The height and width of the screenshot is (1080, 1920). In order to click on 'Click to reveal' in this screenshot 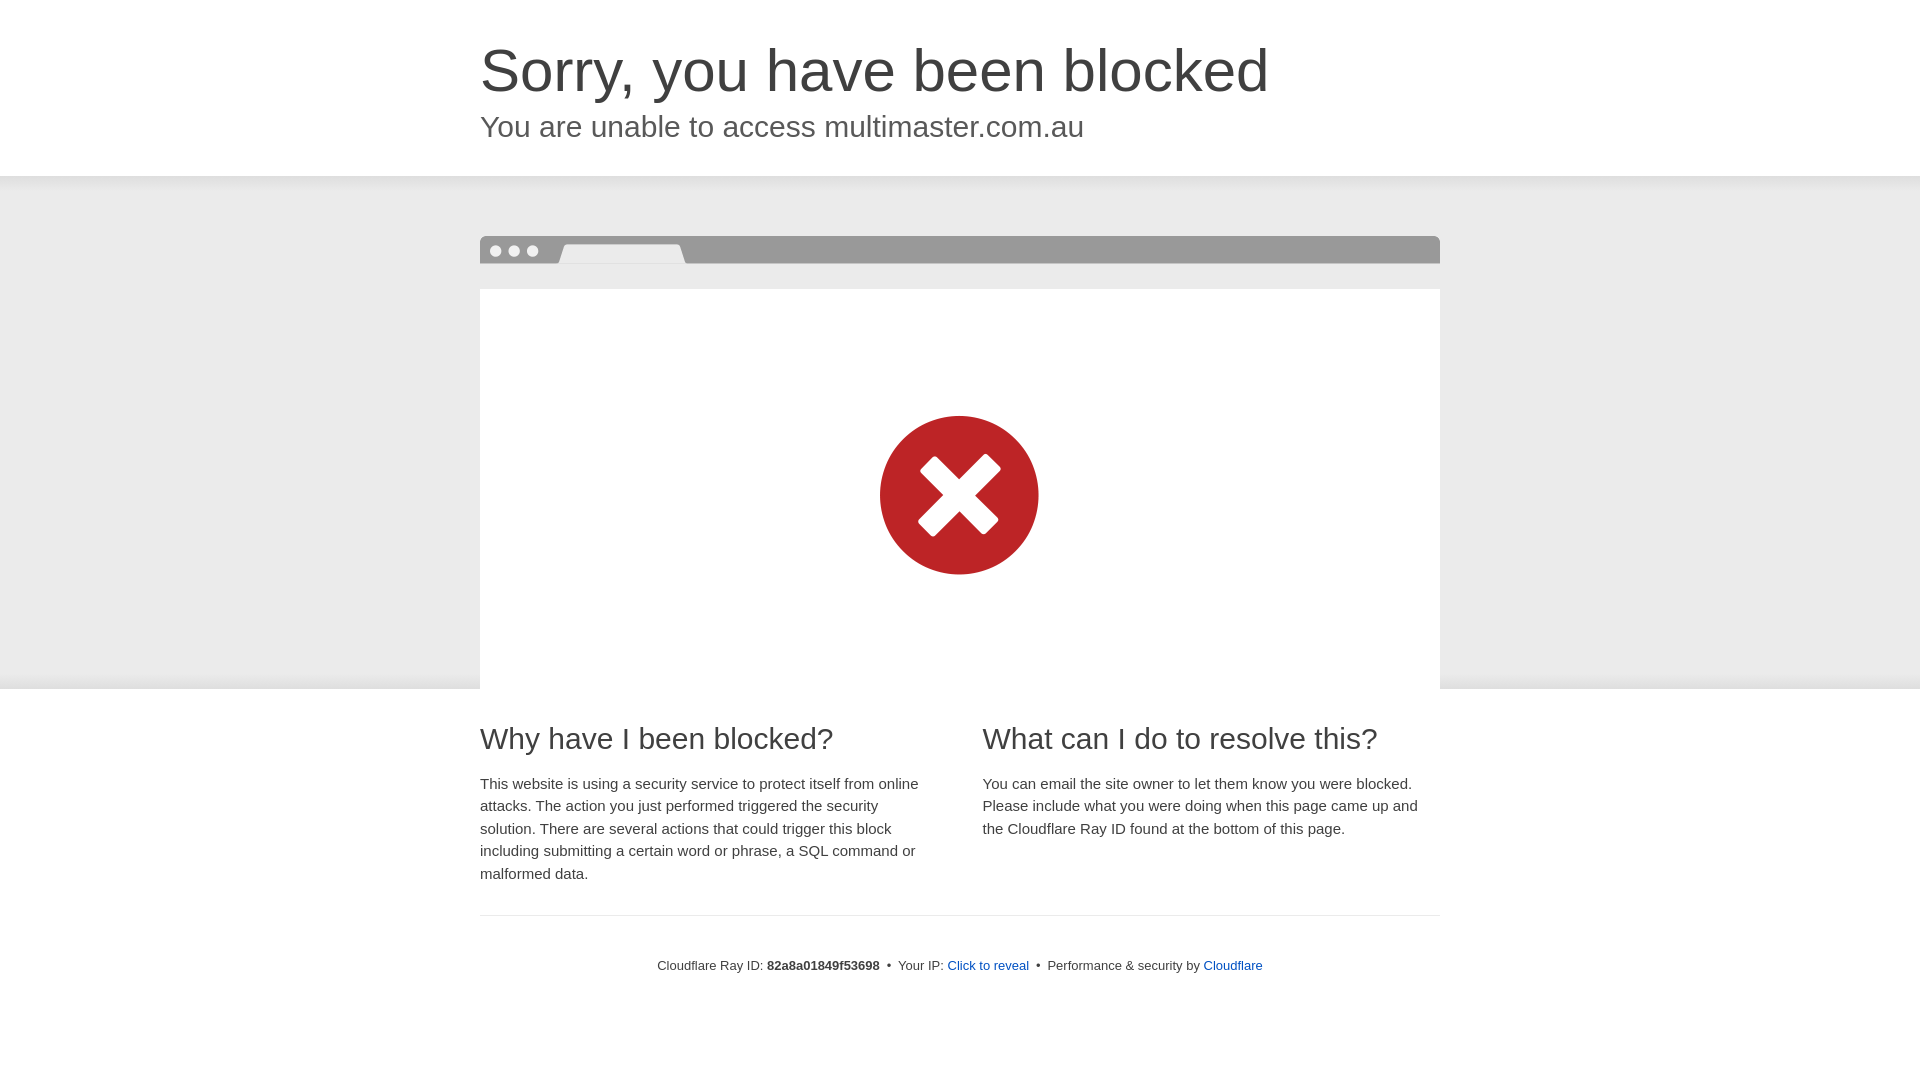, I will do `click(988, 964)`.